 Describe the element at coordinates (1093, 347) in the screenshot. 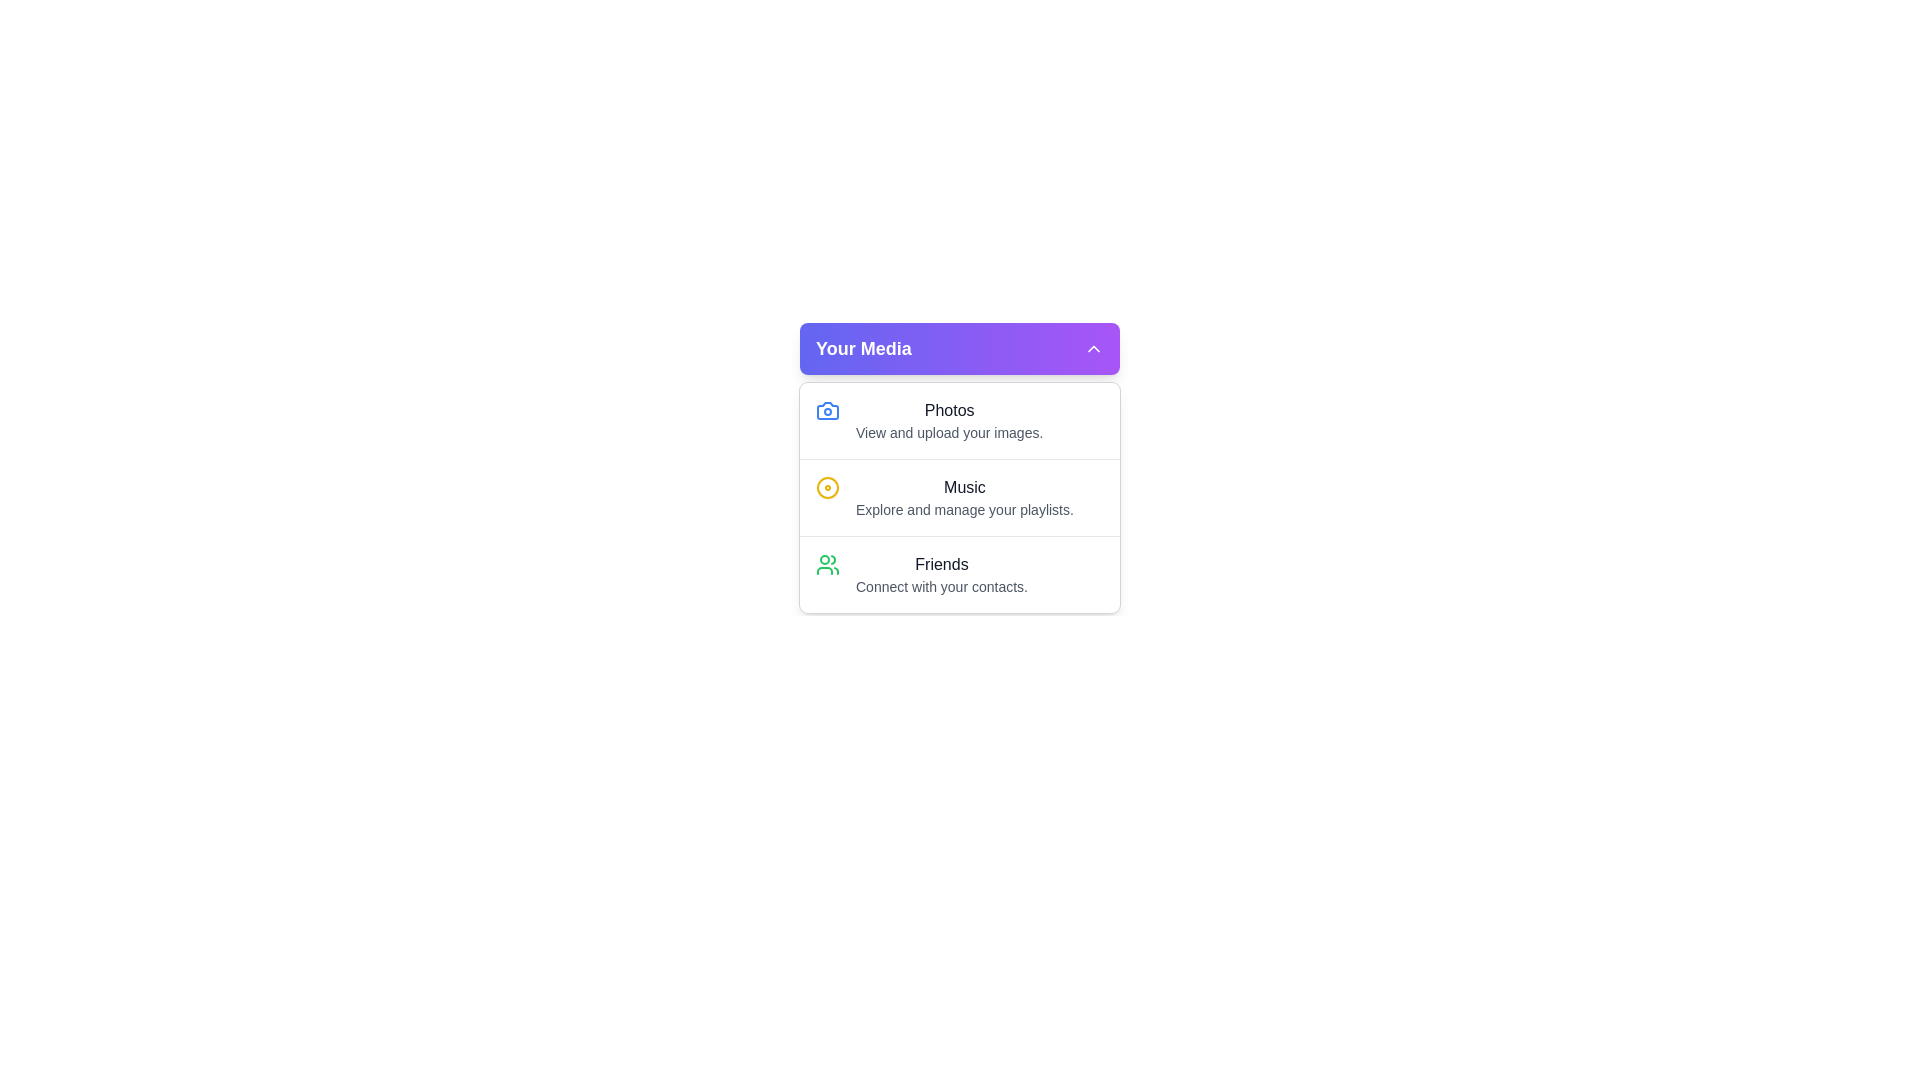

I see `the Chevron Up icon located at the top-right corner of the 'Your Media' section` at that location.